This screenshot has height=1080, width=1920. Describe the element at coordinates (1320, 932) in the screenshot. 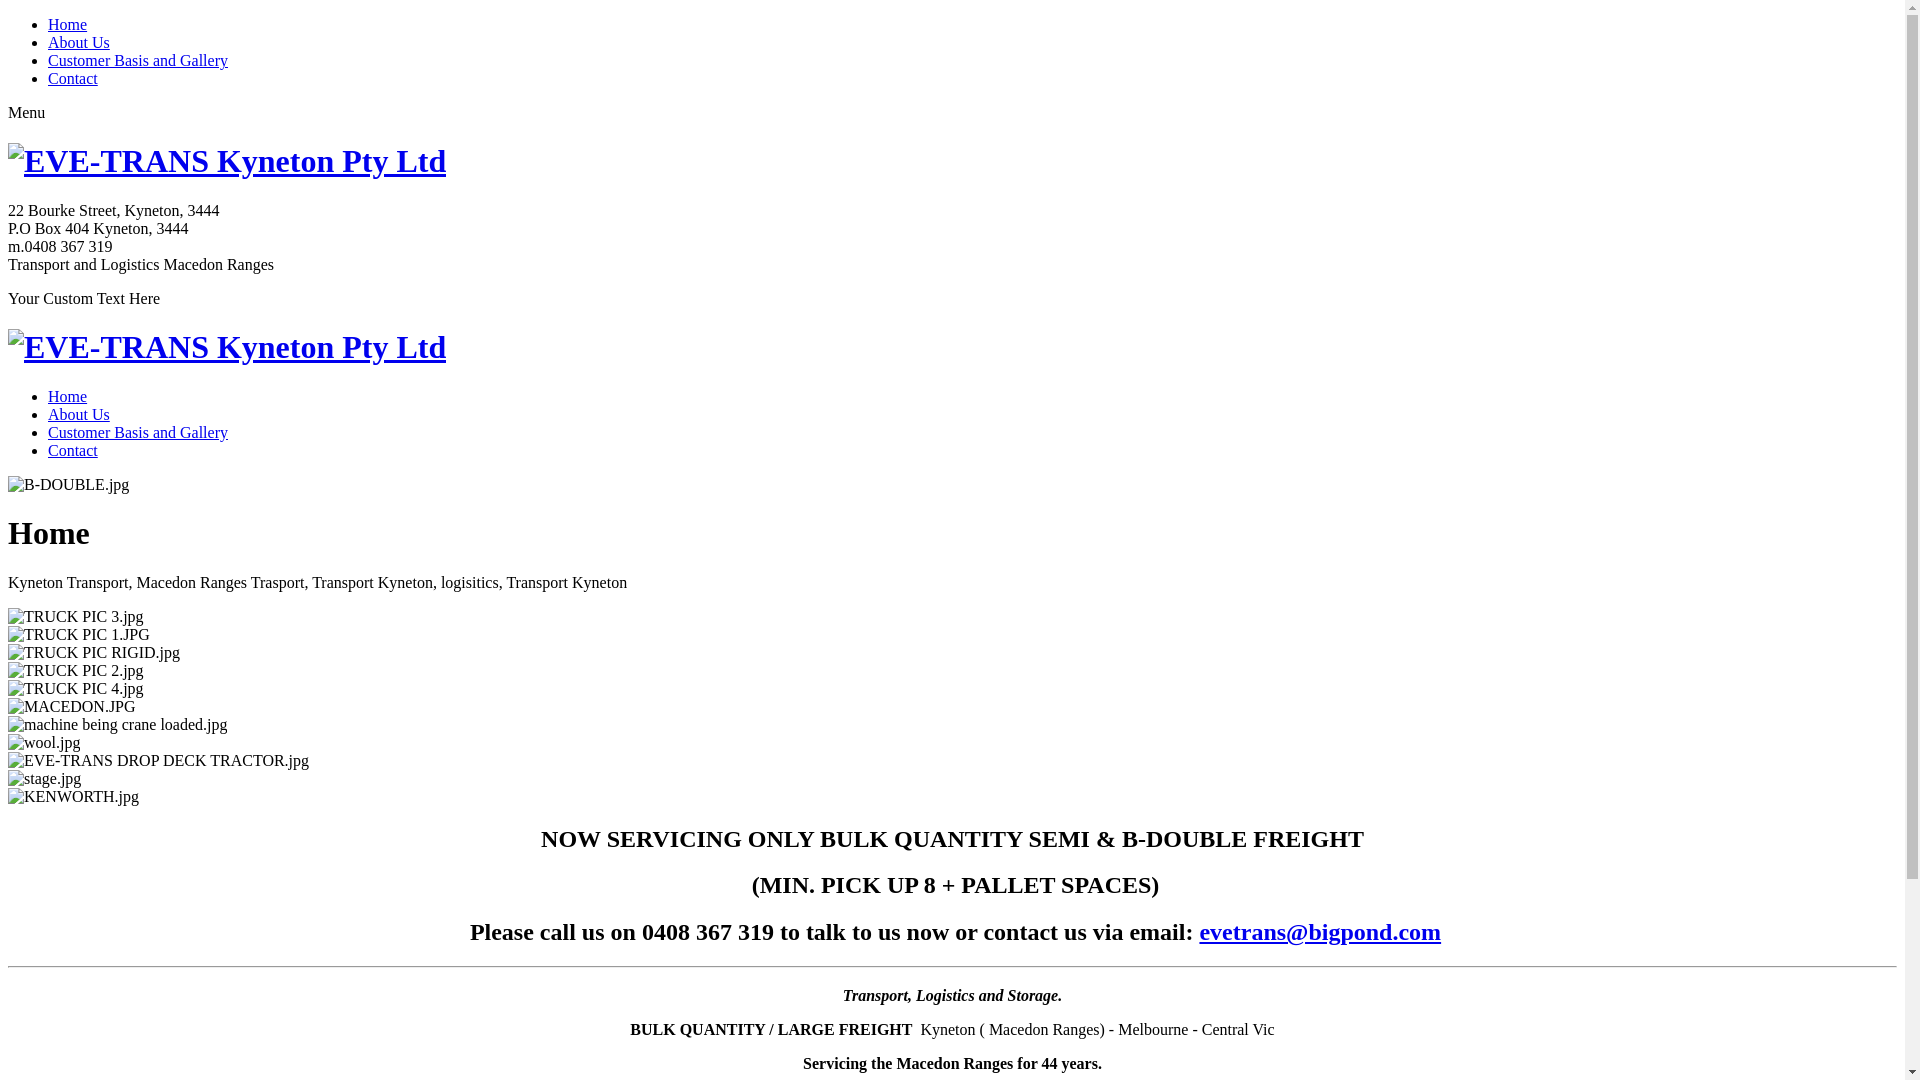

I see `'evetrans@bigpond.com'` at that location.